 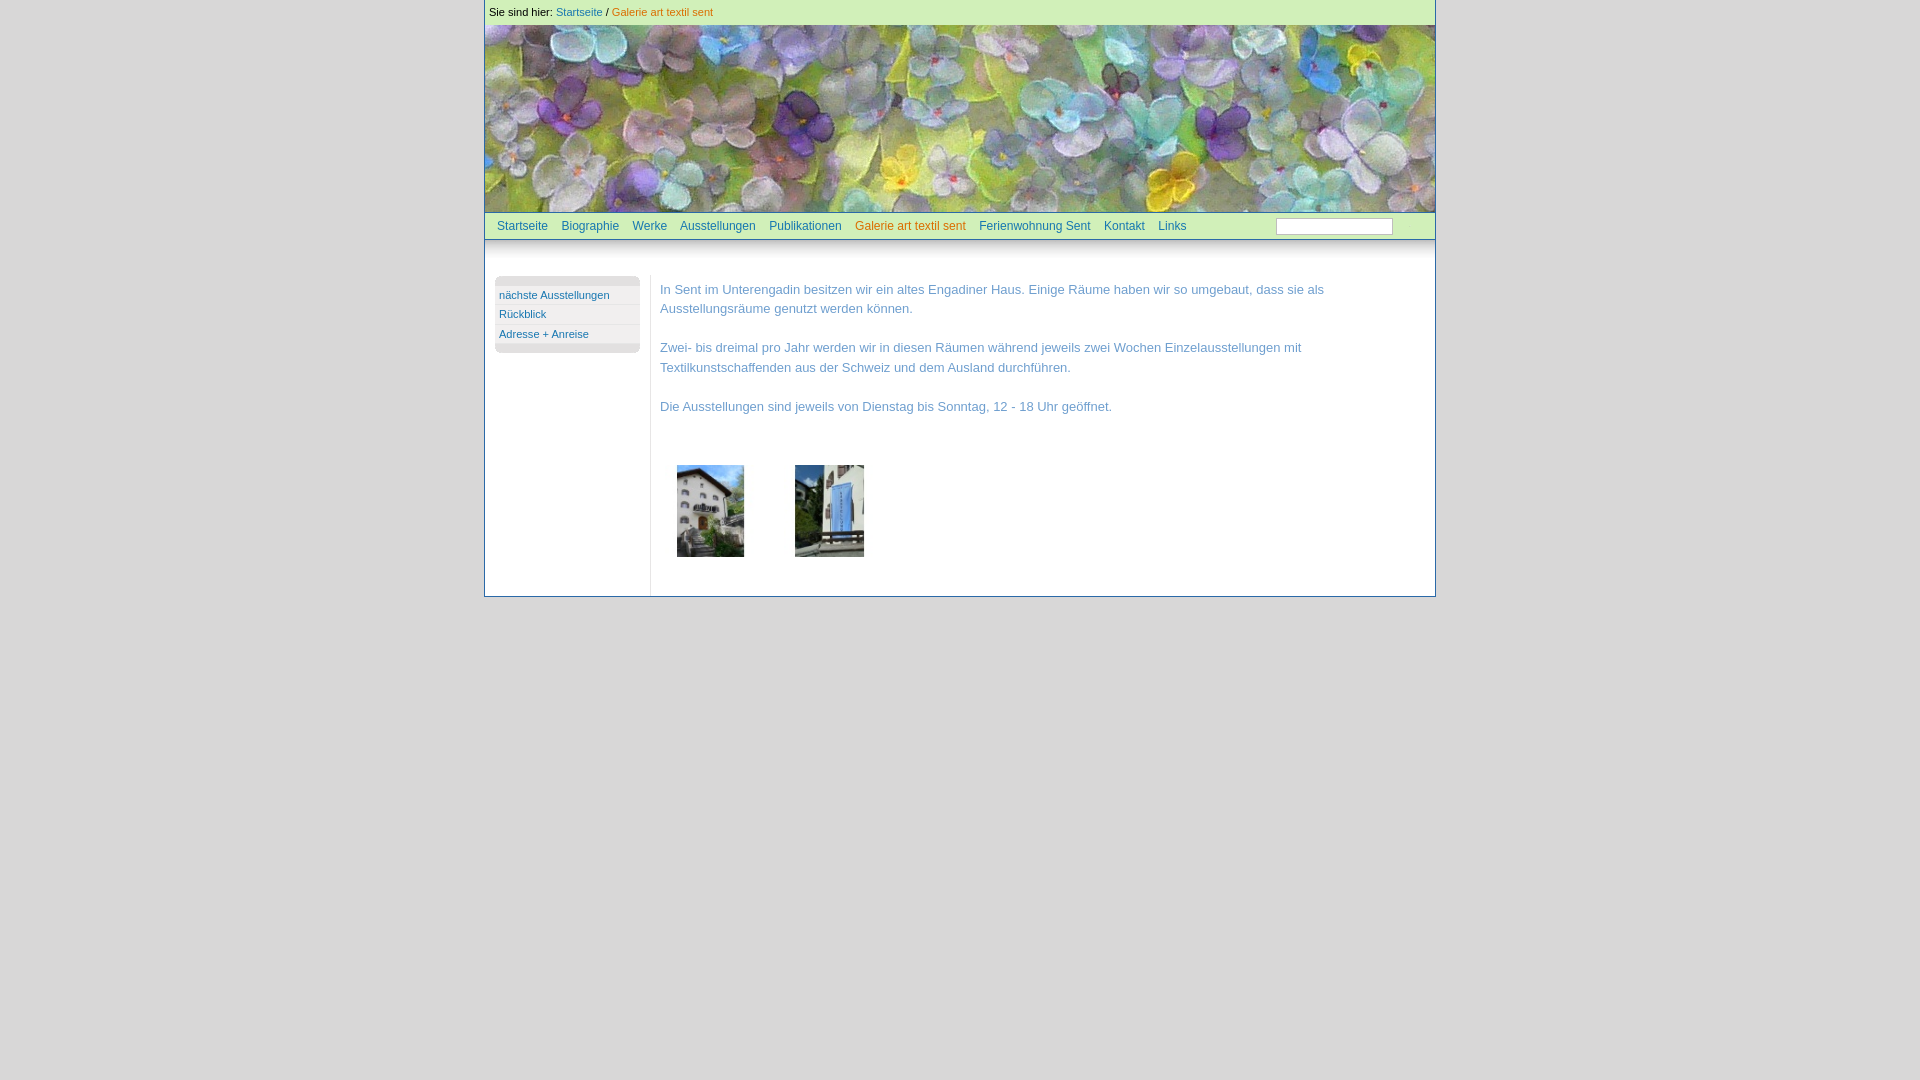 I want to click on 'Biographie', so click(x=589, y=225).